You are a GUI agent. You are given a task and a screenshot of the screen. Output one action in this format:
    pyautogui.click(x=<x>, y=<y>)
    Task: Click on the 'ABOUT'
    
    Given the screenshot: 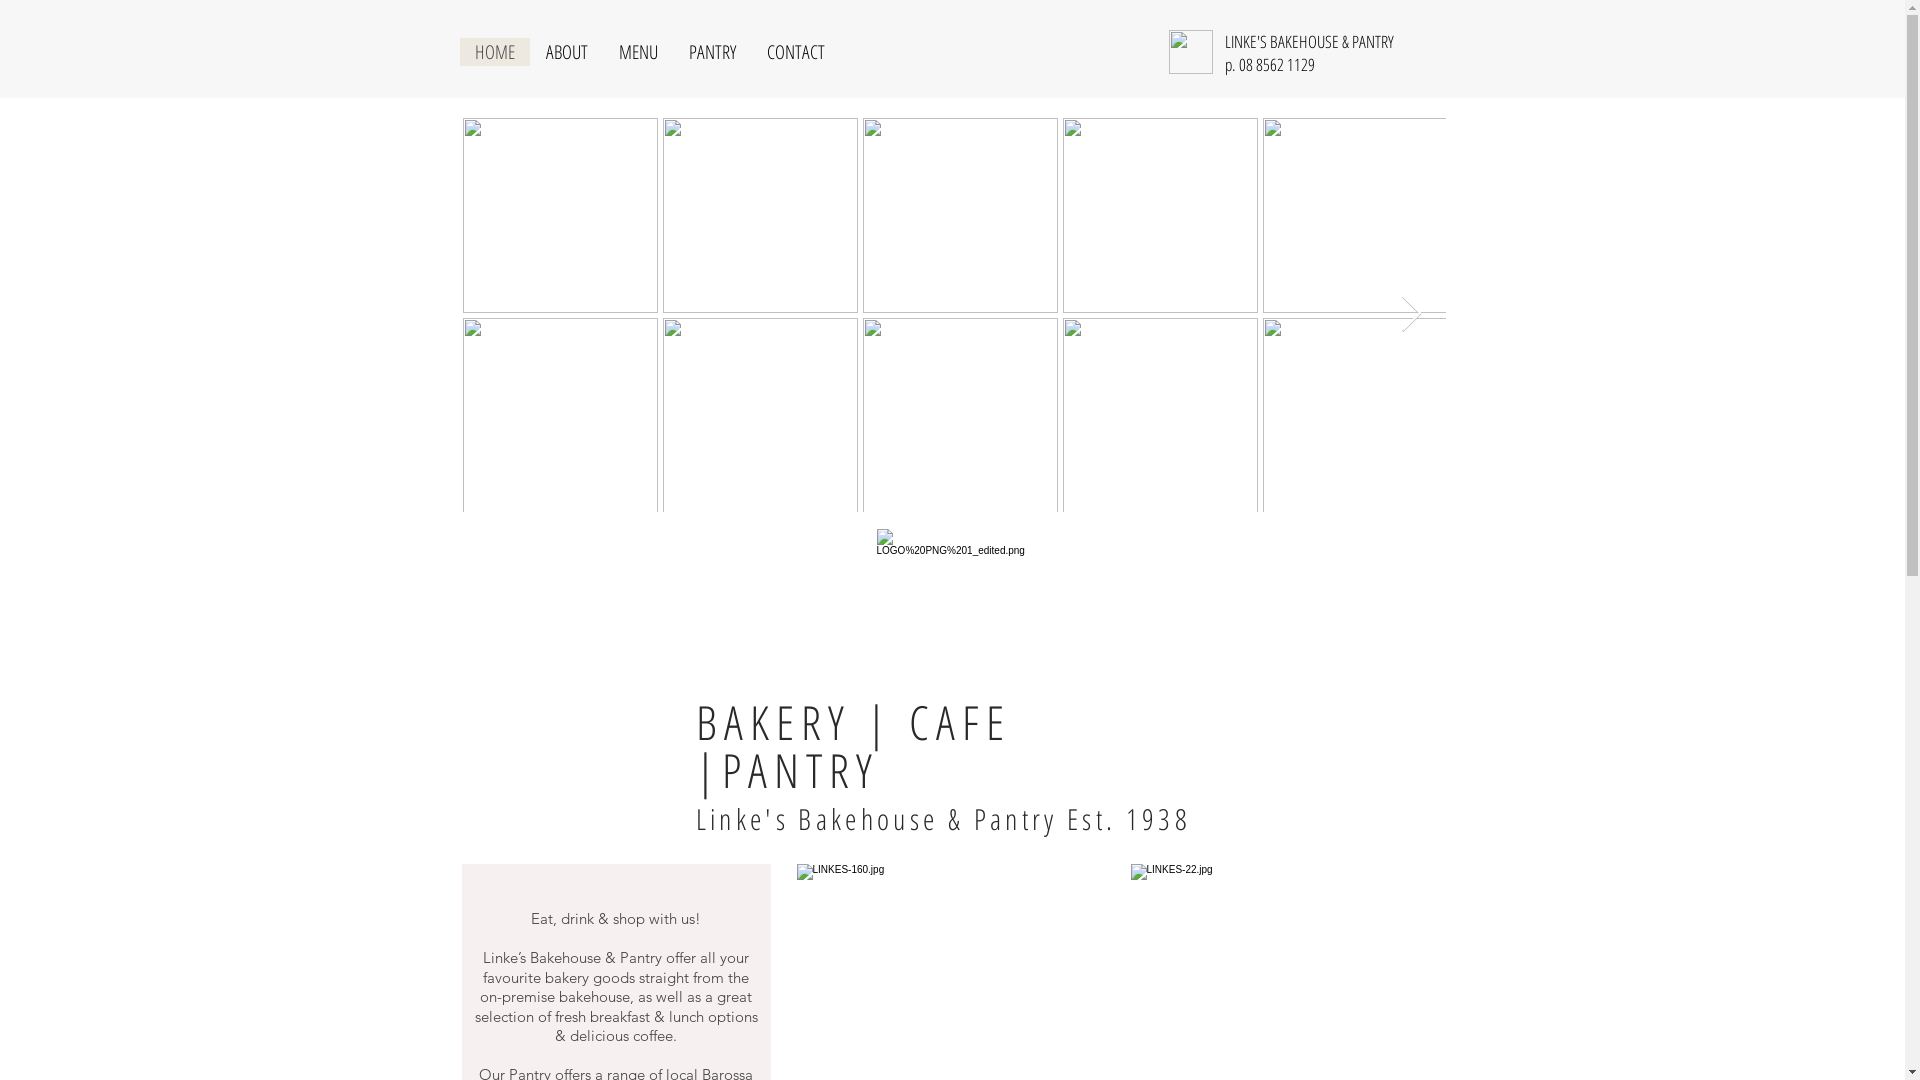 What is the action you would take?
    pyautogui.click(x=565, y=50)
    